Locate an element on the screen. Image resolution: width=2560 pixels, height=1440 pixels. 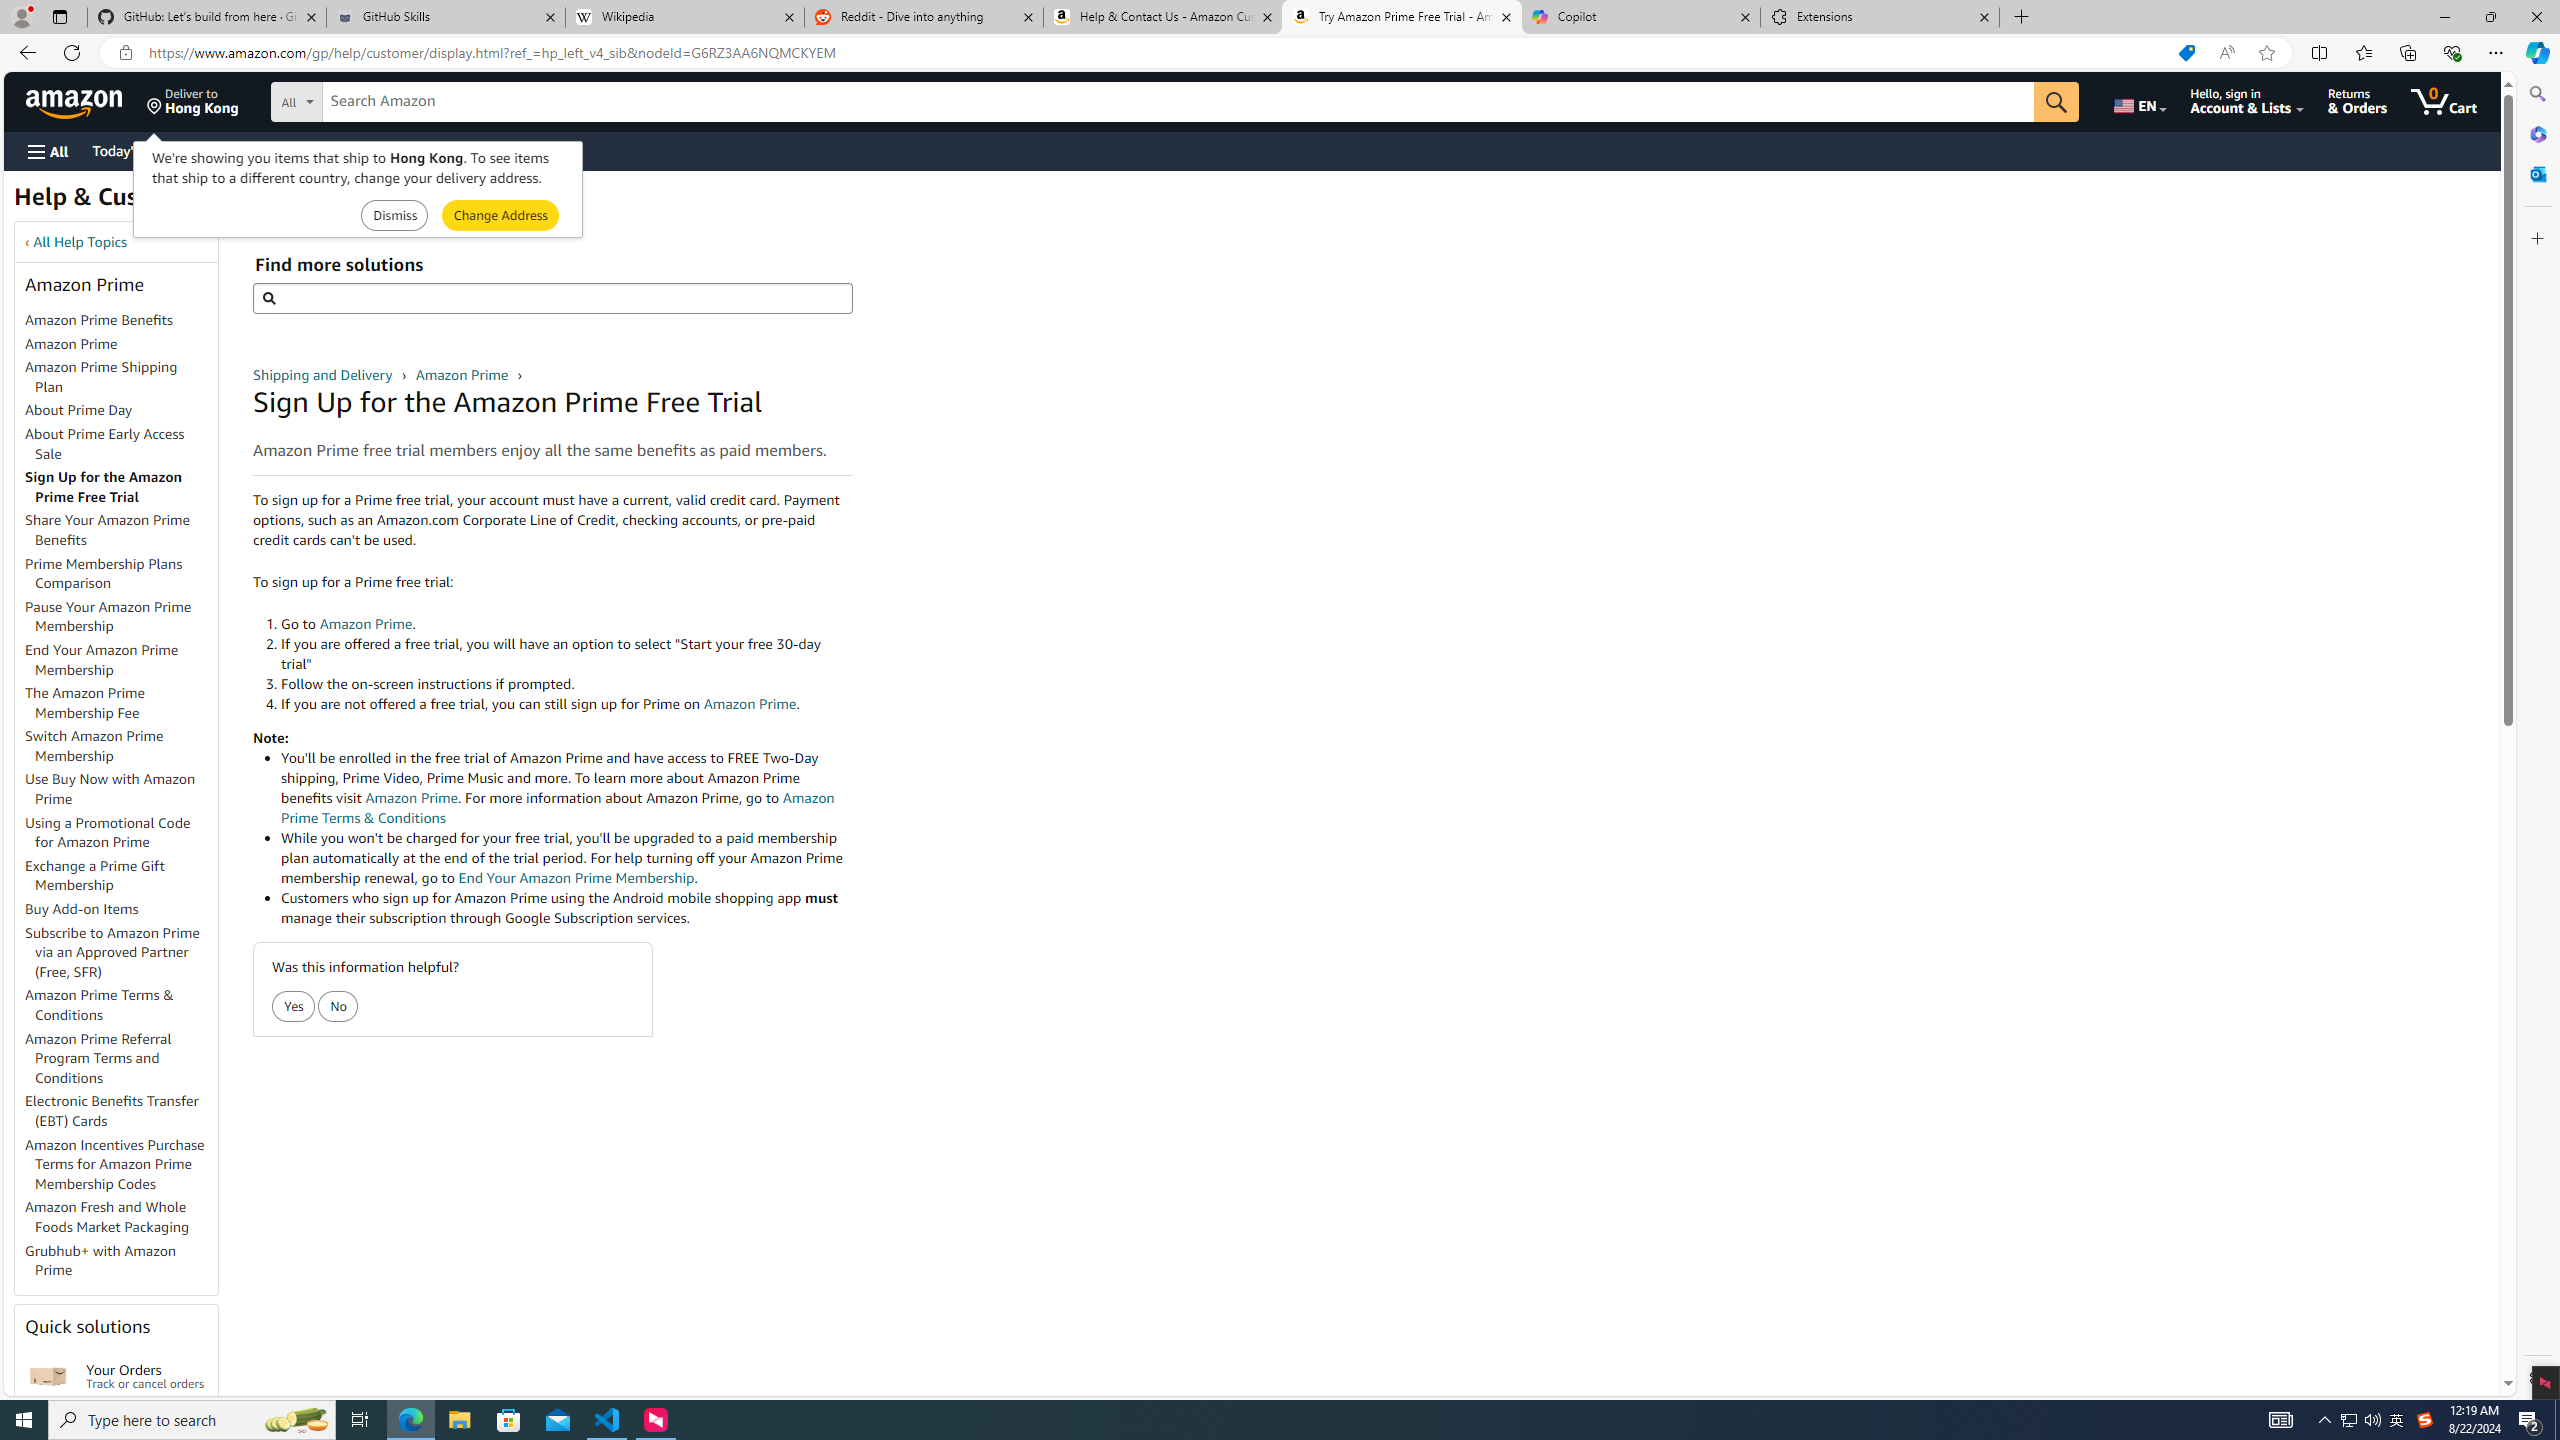
'Switch Amazon Prime Membership' is located at coordinates (93, 744).